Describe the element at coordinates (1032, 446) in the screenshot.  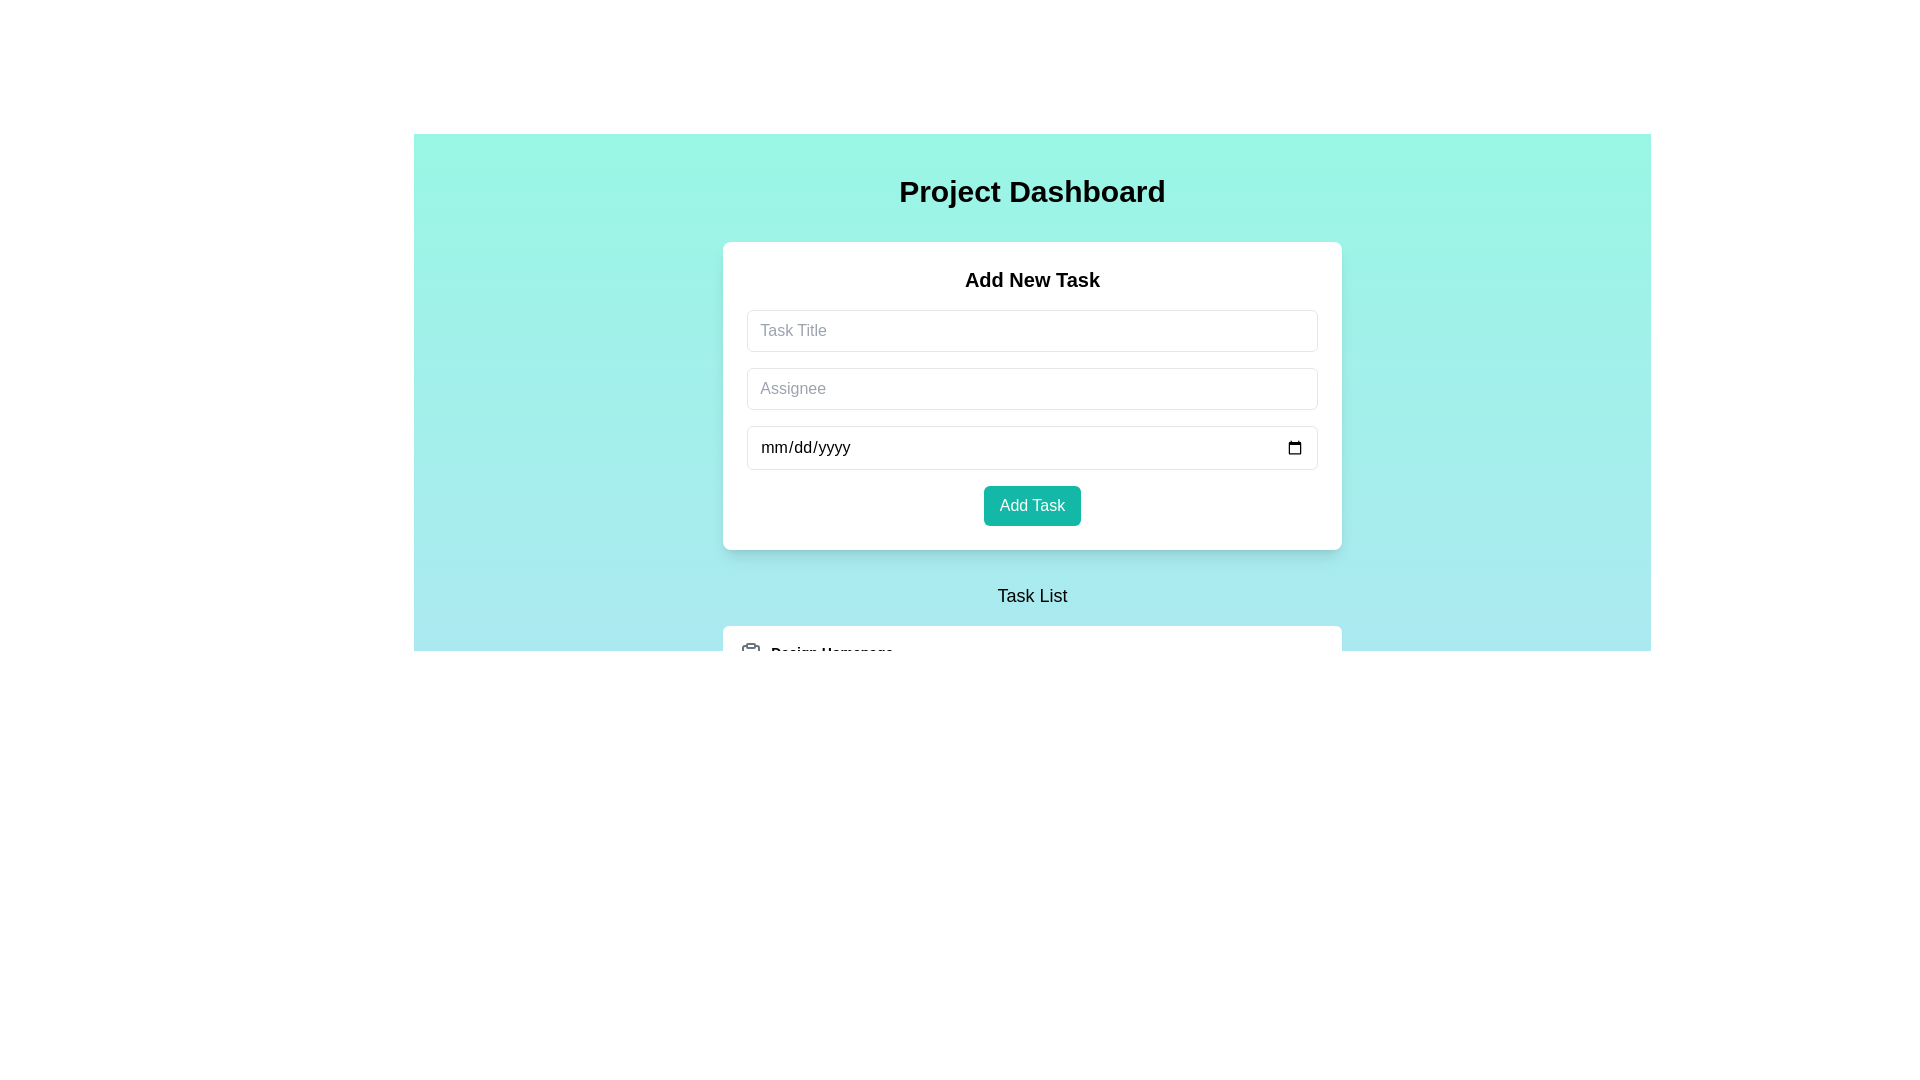
I see `to activate the Date input field located in the 'Add New Task' section, which is the third vertically stacked input field below the 'Task Title' and 'Assignee' fields` at that location.